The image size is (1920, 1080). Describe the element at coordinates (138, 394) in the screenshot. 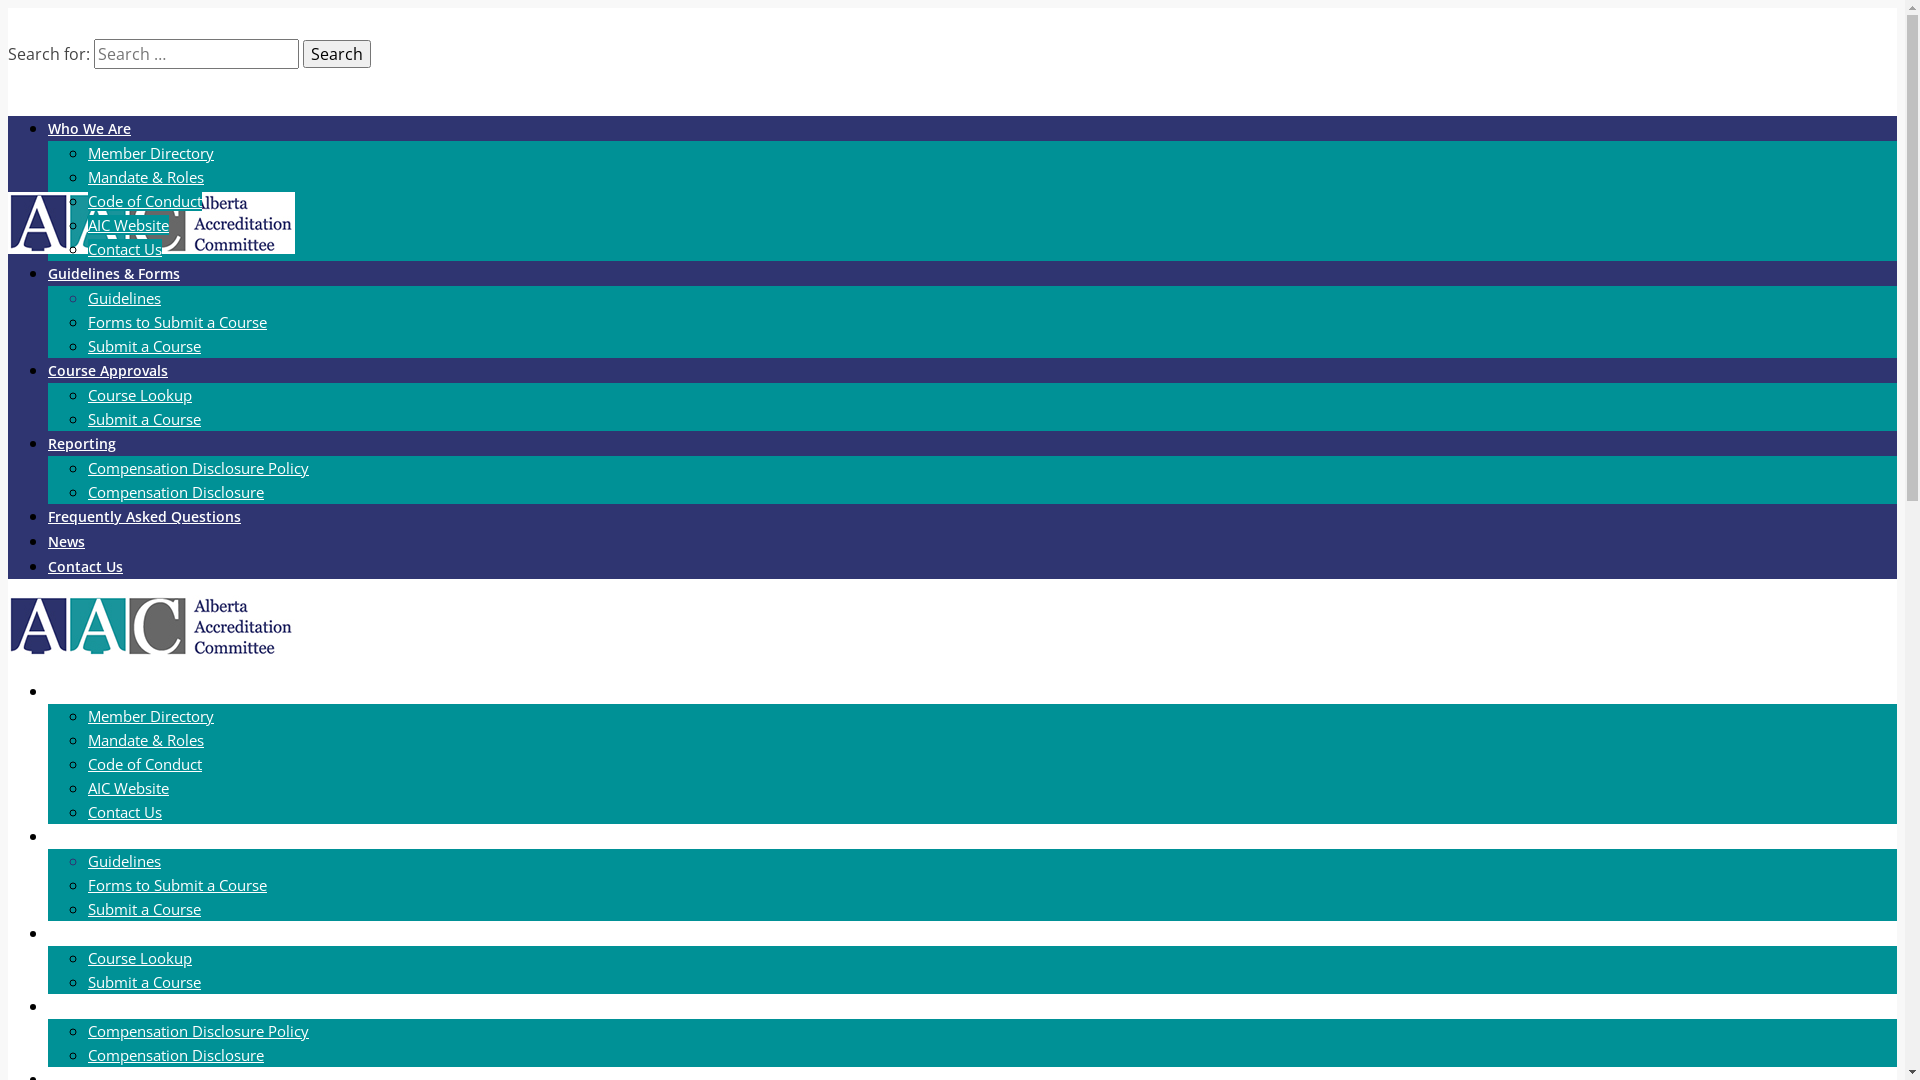

I see `'Course Lookup'` at that location.